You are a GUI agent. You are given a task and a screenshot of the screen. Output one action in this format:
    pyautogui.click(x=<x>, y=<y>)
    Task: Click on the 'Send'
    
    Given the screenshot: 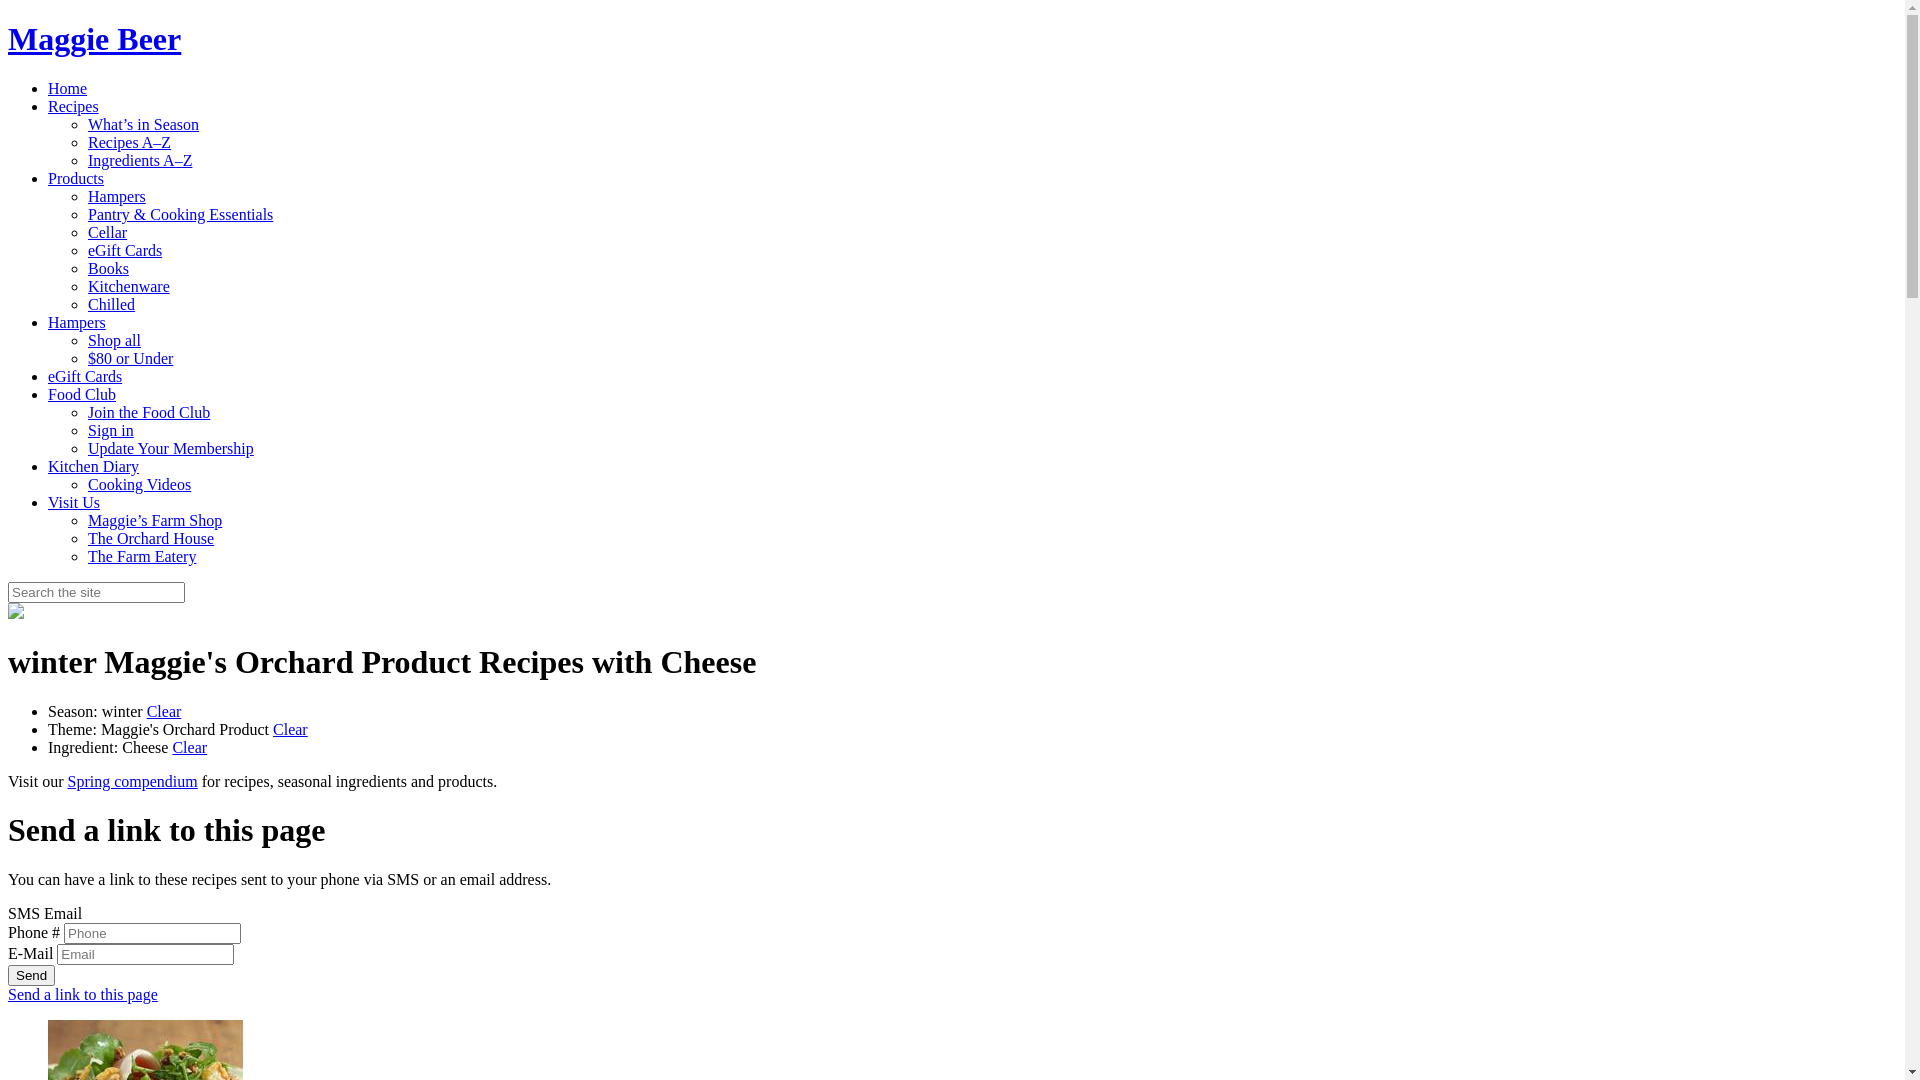 What is the action you would take?
    pyautogui.click(x=31, y=974)
    